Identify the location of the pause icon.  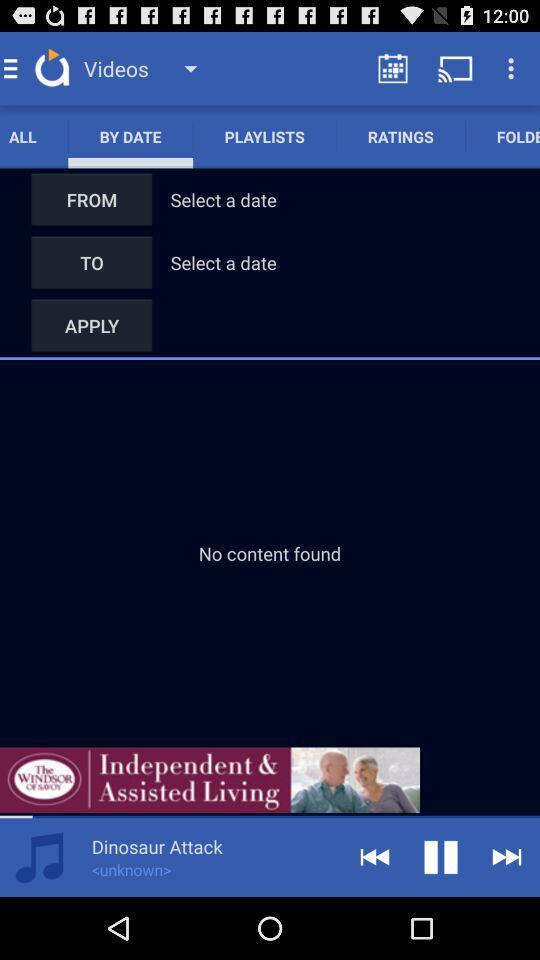
(441, 917).